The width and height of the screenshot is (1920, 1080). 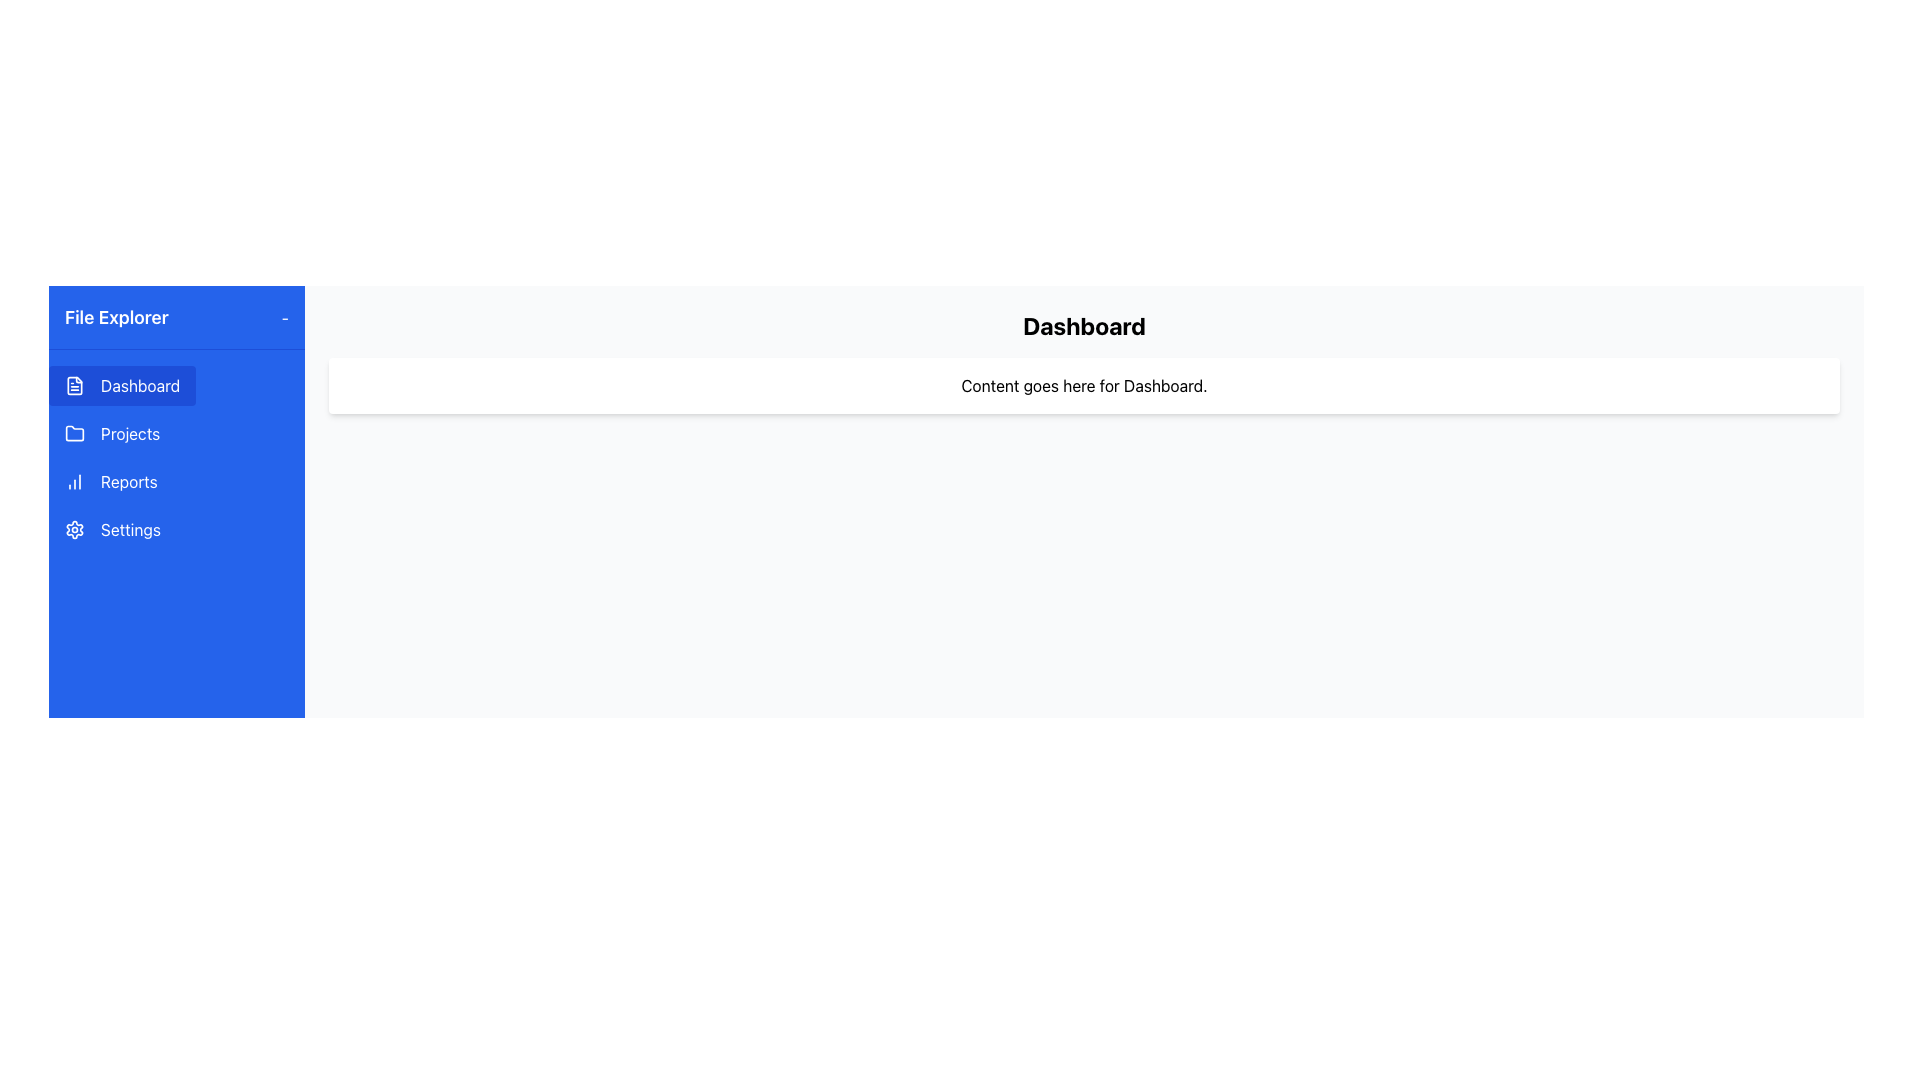 What do you see at coordinates (129, 433) in the screenshot?
I see `the 'Projects' navigation label` at bounding box center [129, 433].